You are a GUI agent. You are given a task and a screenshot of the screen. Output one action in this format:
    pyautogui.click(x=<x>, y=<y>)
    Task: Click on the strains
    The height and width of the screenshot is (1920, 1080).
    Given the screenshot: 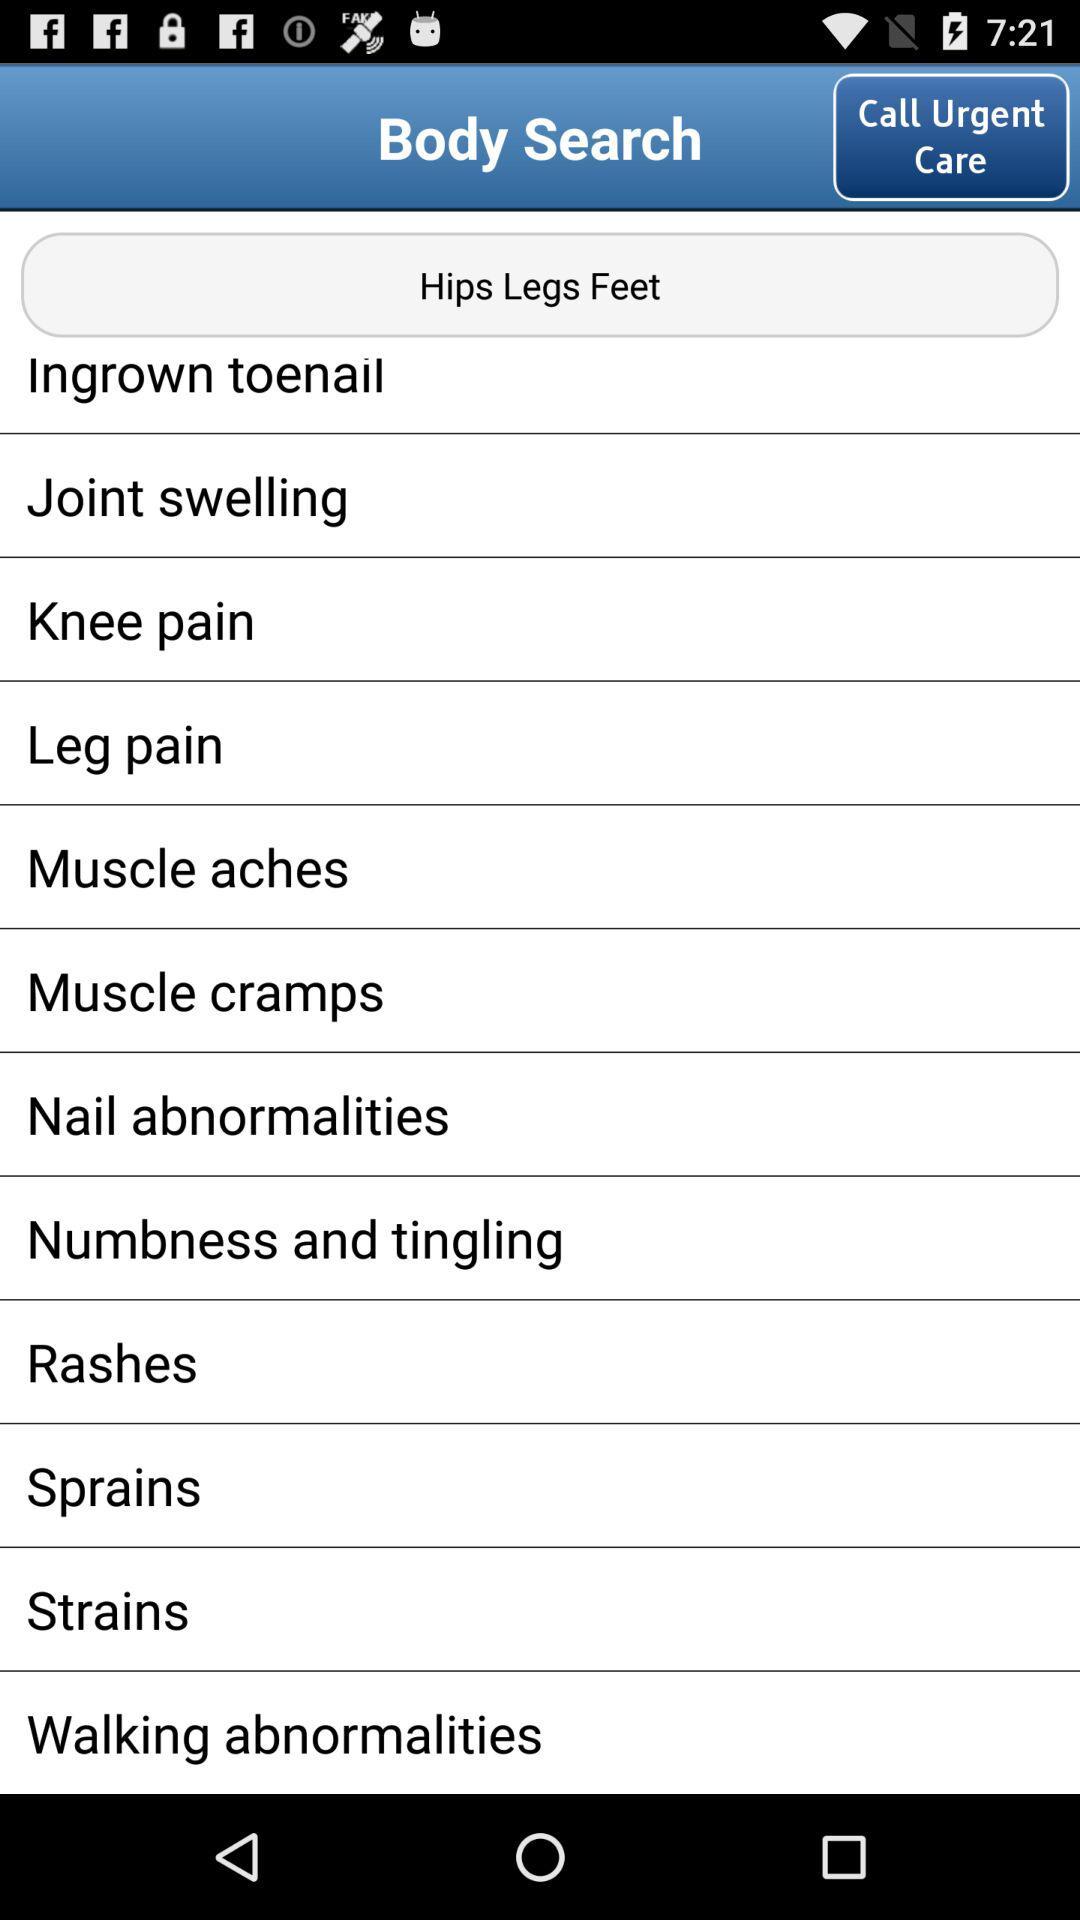 What is the action you would take?
    pyautogui.click(x=540, y=1609)
    